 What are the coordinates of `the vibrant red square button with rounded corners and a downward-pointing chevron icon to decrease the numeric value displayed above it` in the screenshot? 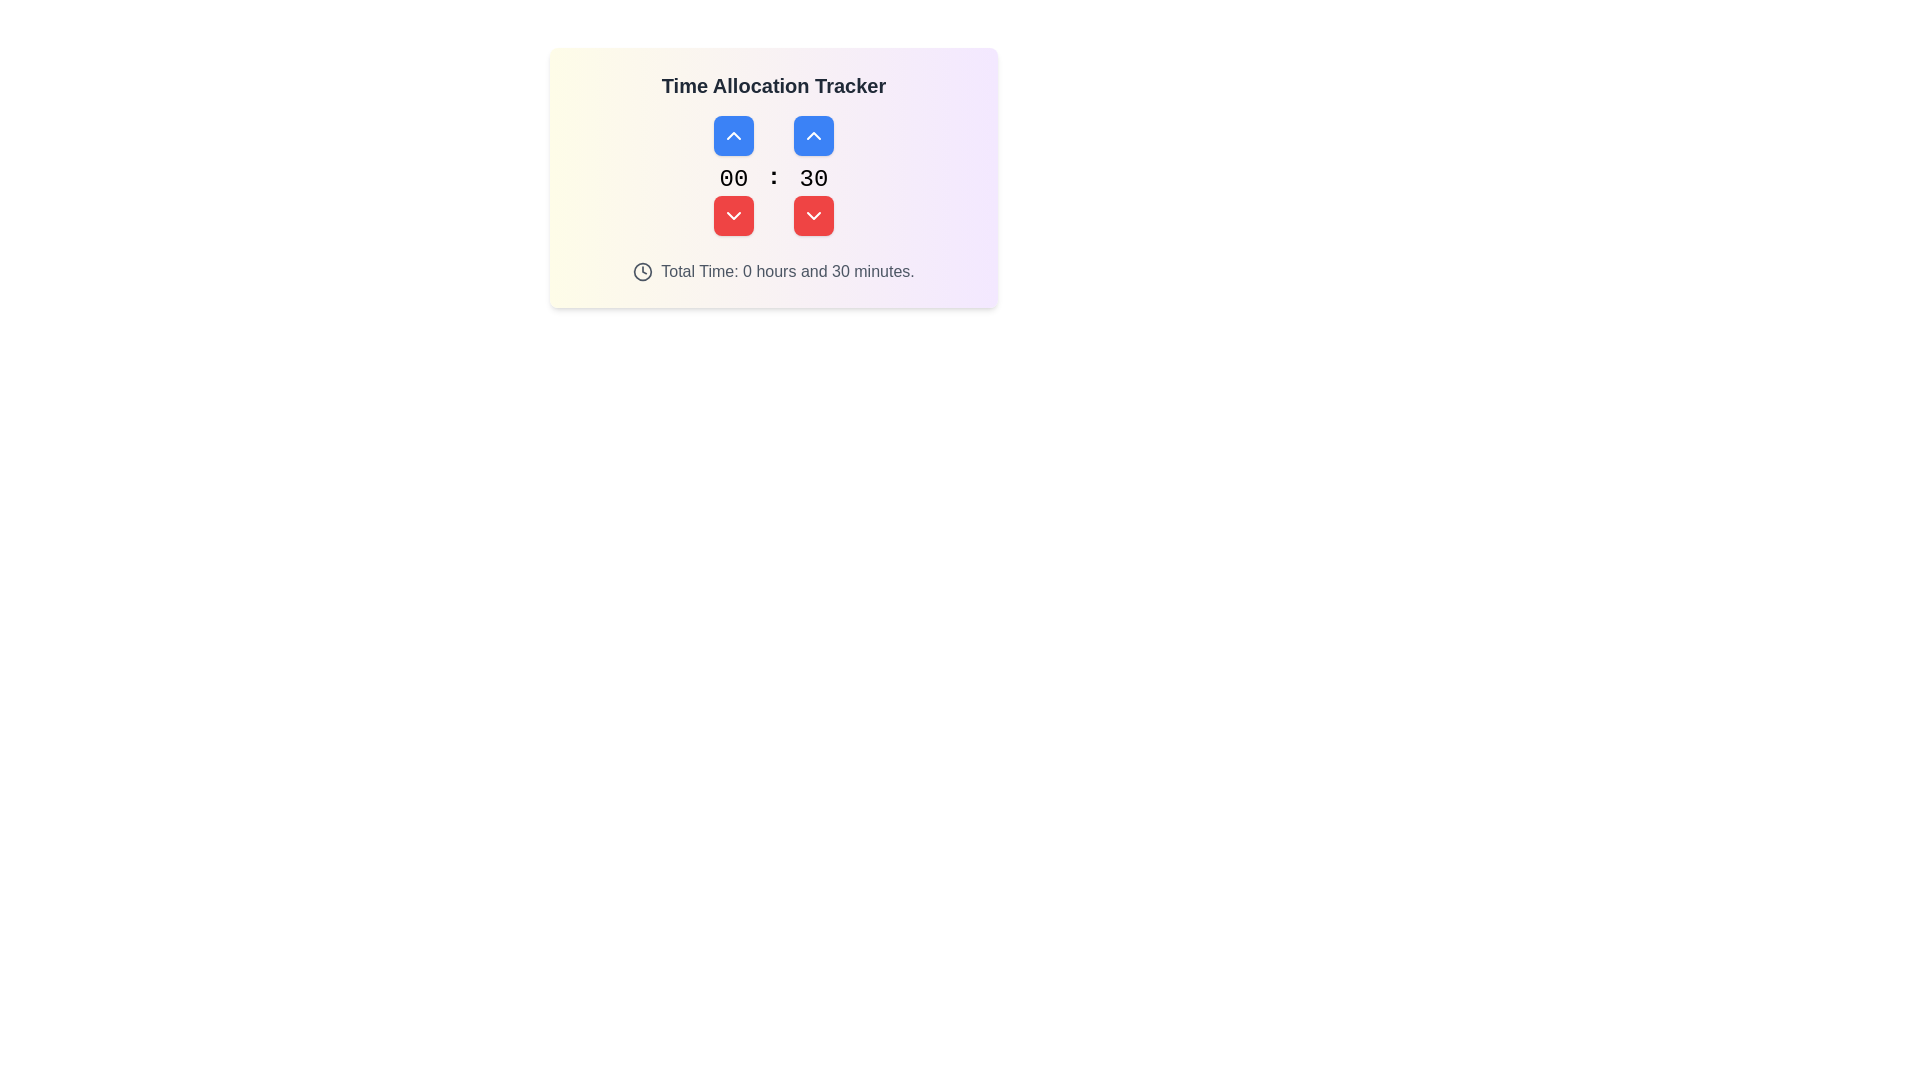 It's located at (814, 216).